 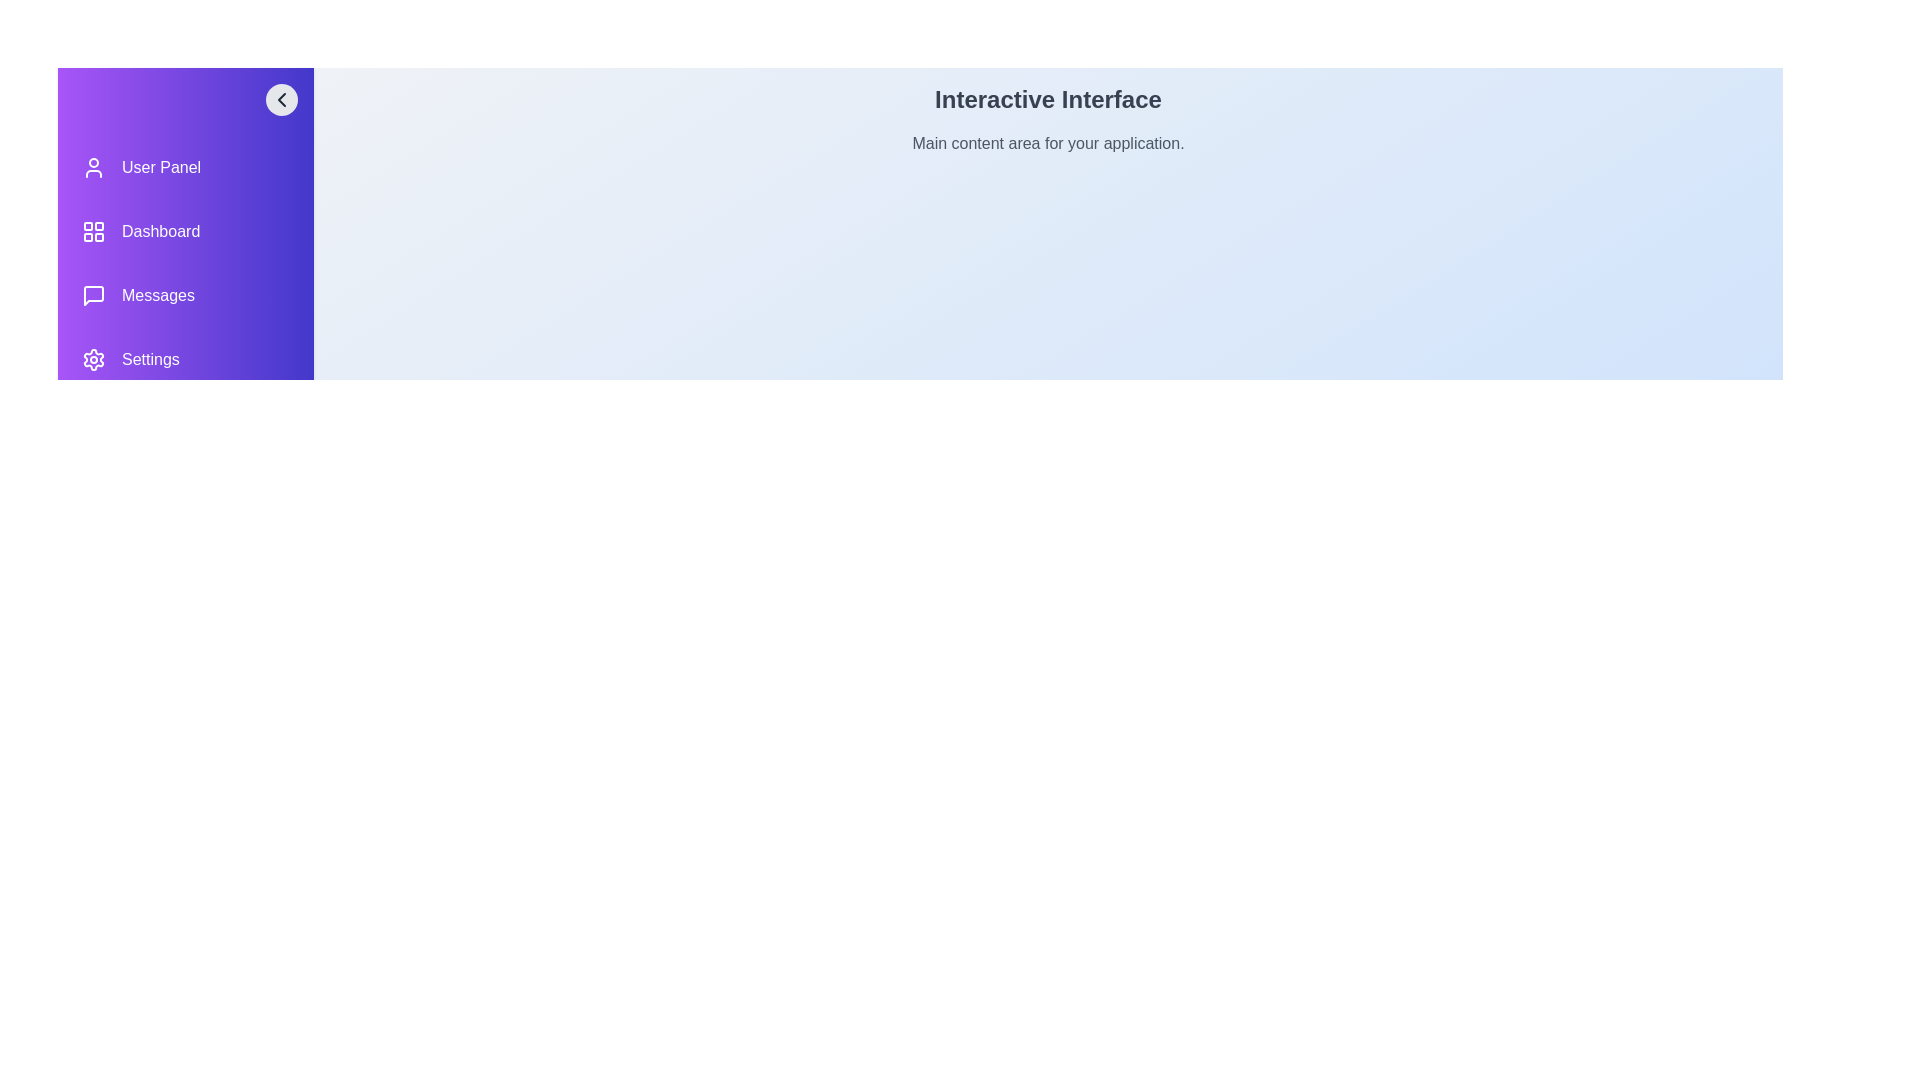 I want to click on the menu item User Panel to highlight it, so click(x=186, y=167).